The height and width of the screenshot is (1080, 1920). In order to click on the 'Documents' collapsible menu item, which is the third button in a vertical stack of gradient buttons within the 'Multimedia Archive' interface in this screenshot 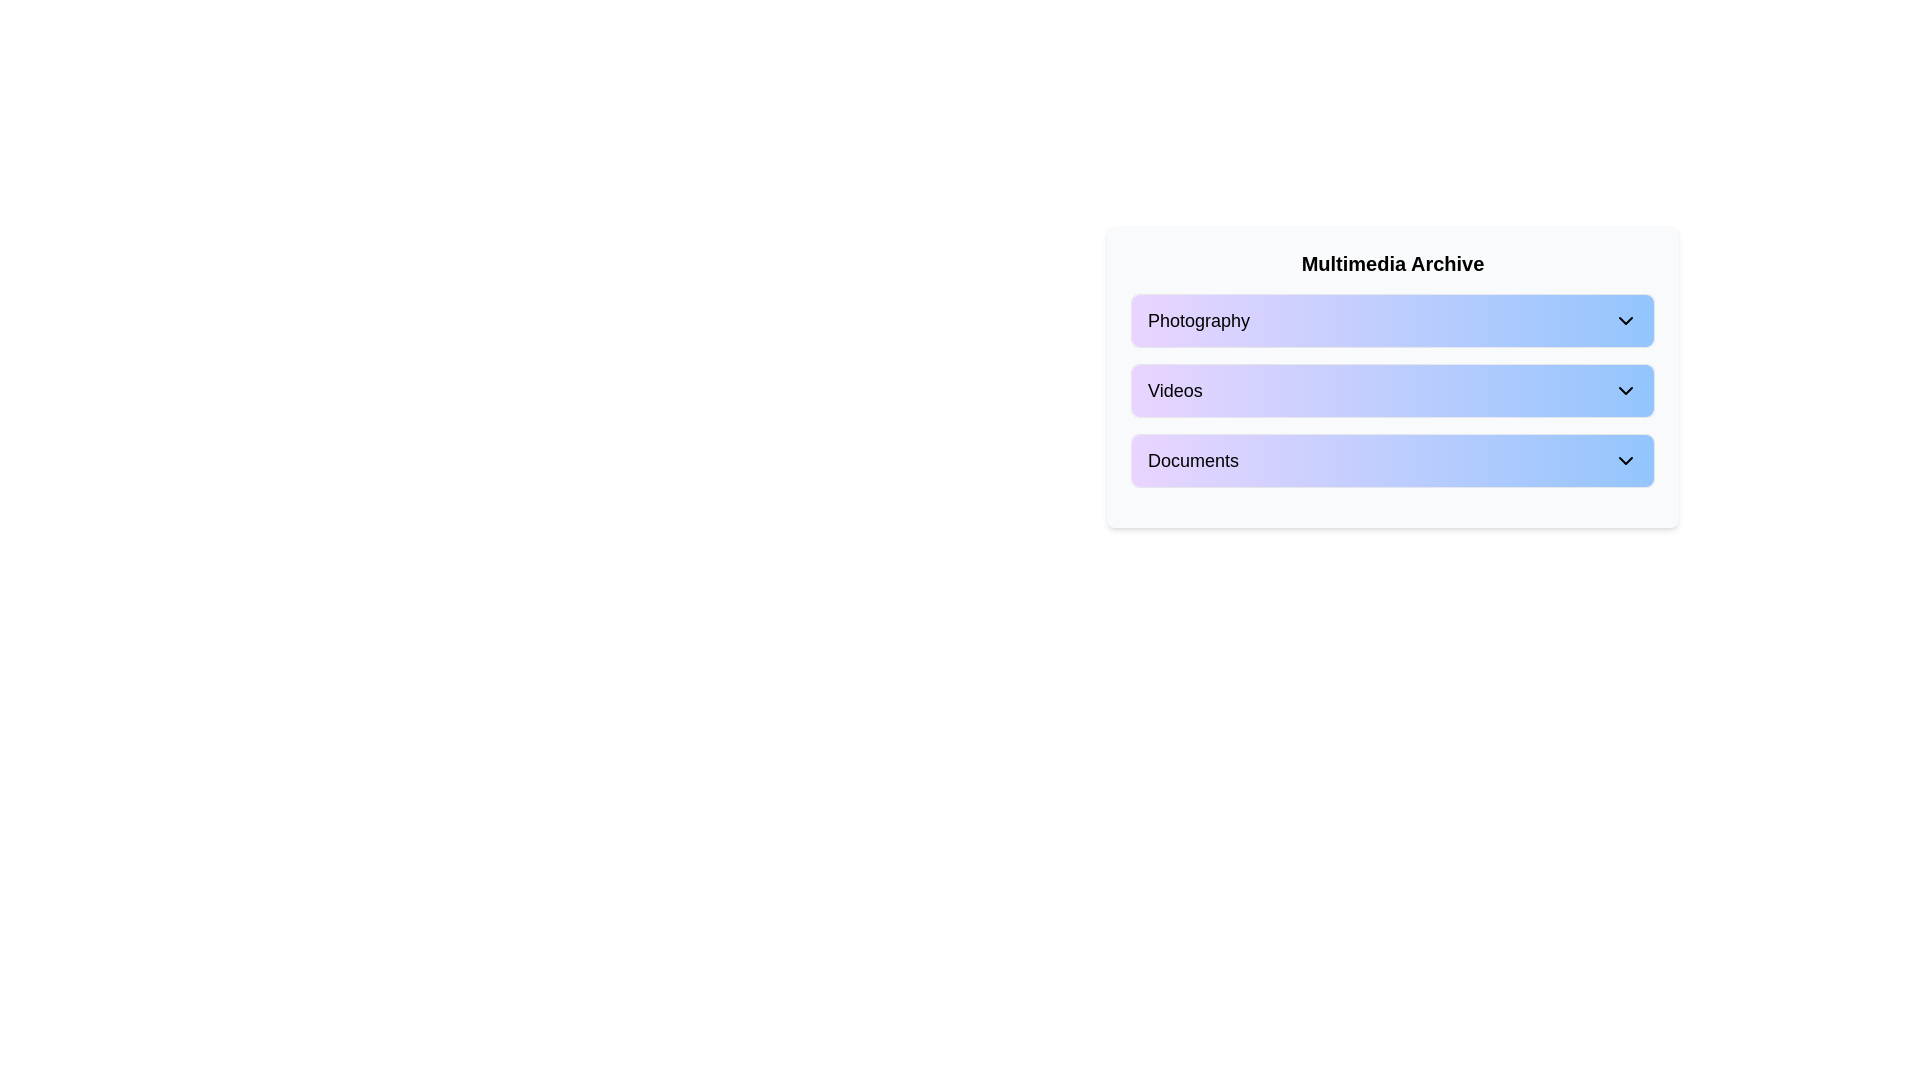, I will do `click(1391, 461)`.